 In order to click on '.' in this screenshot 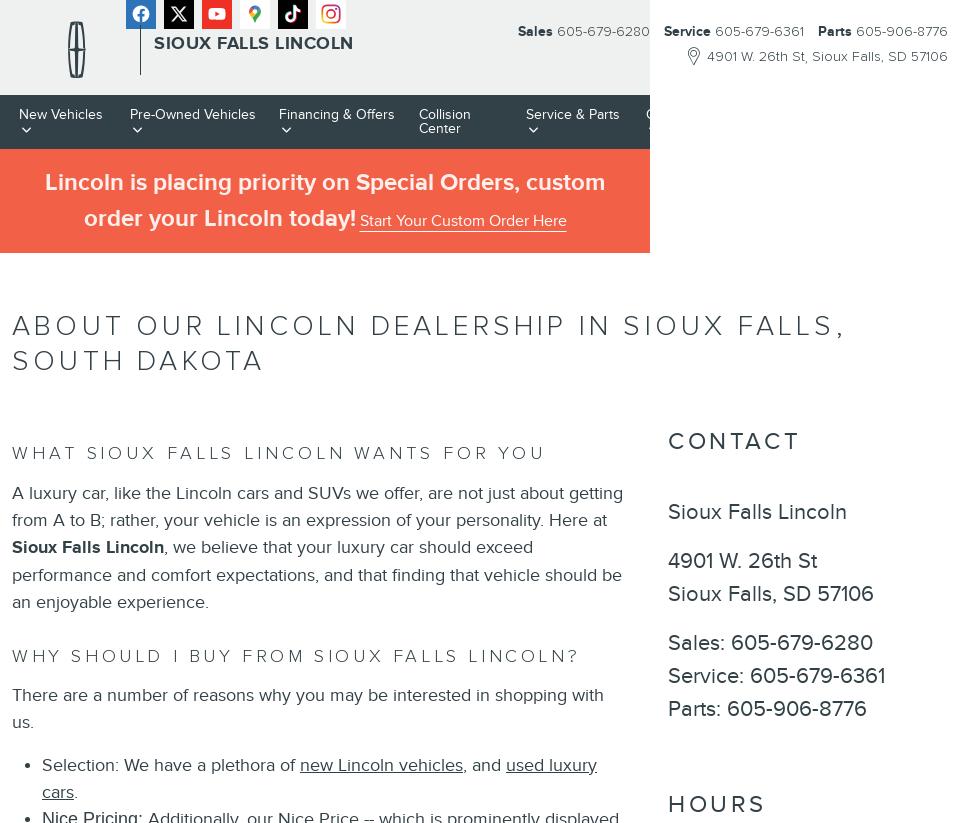, I will do `click(78, 791)`.